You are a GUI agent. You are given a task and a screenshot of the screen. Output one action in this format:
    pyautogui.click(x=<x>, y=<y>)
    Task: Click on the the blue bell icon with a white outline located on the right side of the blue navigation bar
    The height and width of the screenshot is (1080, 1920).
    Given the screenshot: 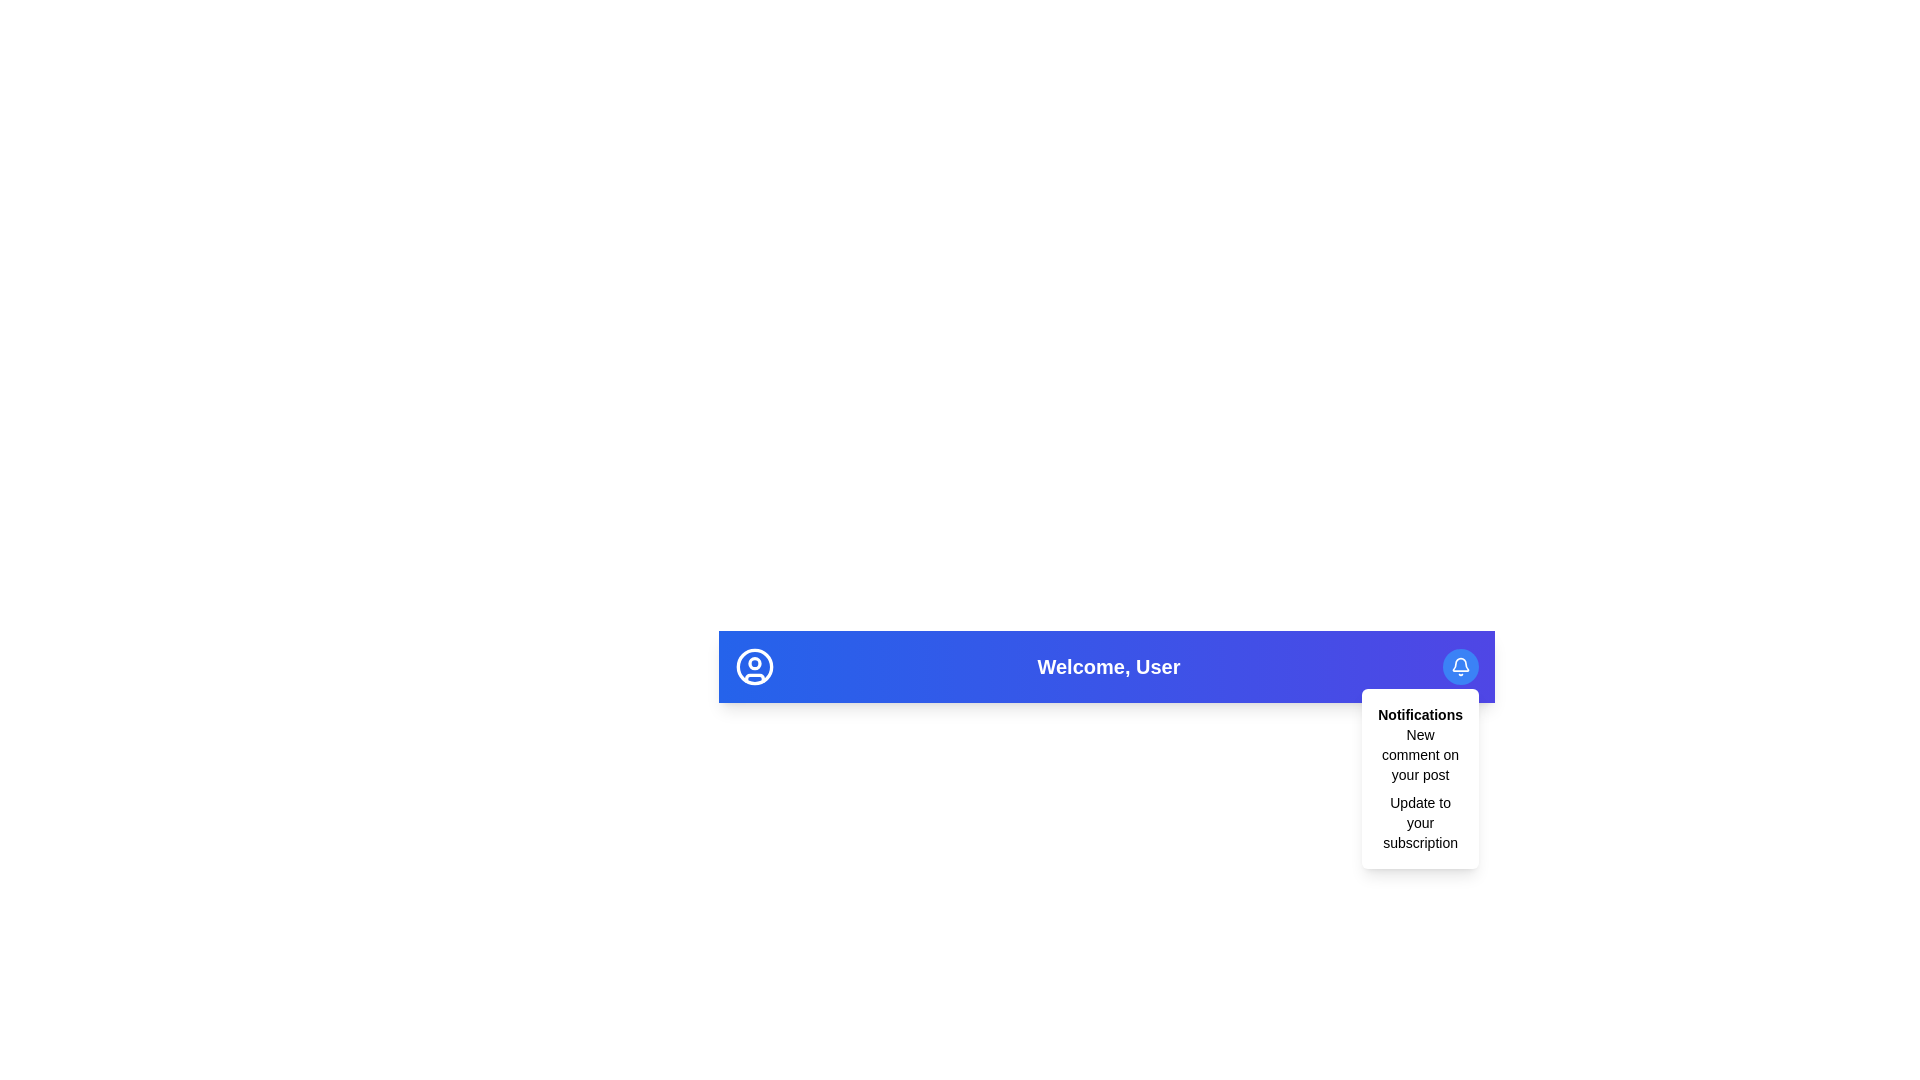 What is the action you would take?
    pyautogui.click(x=1460, y=667)
    